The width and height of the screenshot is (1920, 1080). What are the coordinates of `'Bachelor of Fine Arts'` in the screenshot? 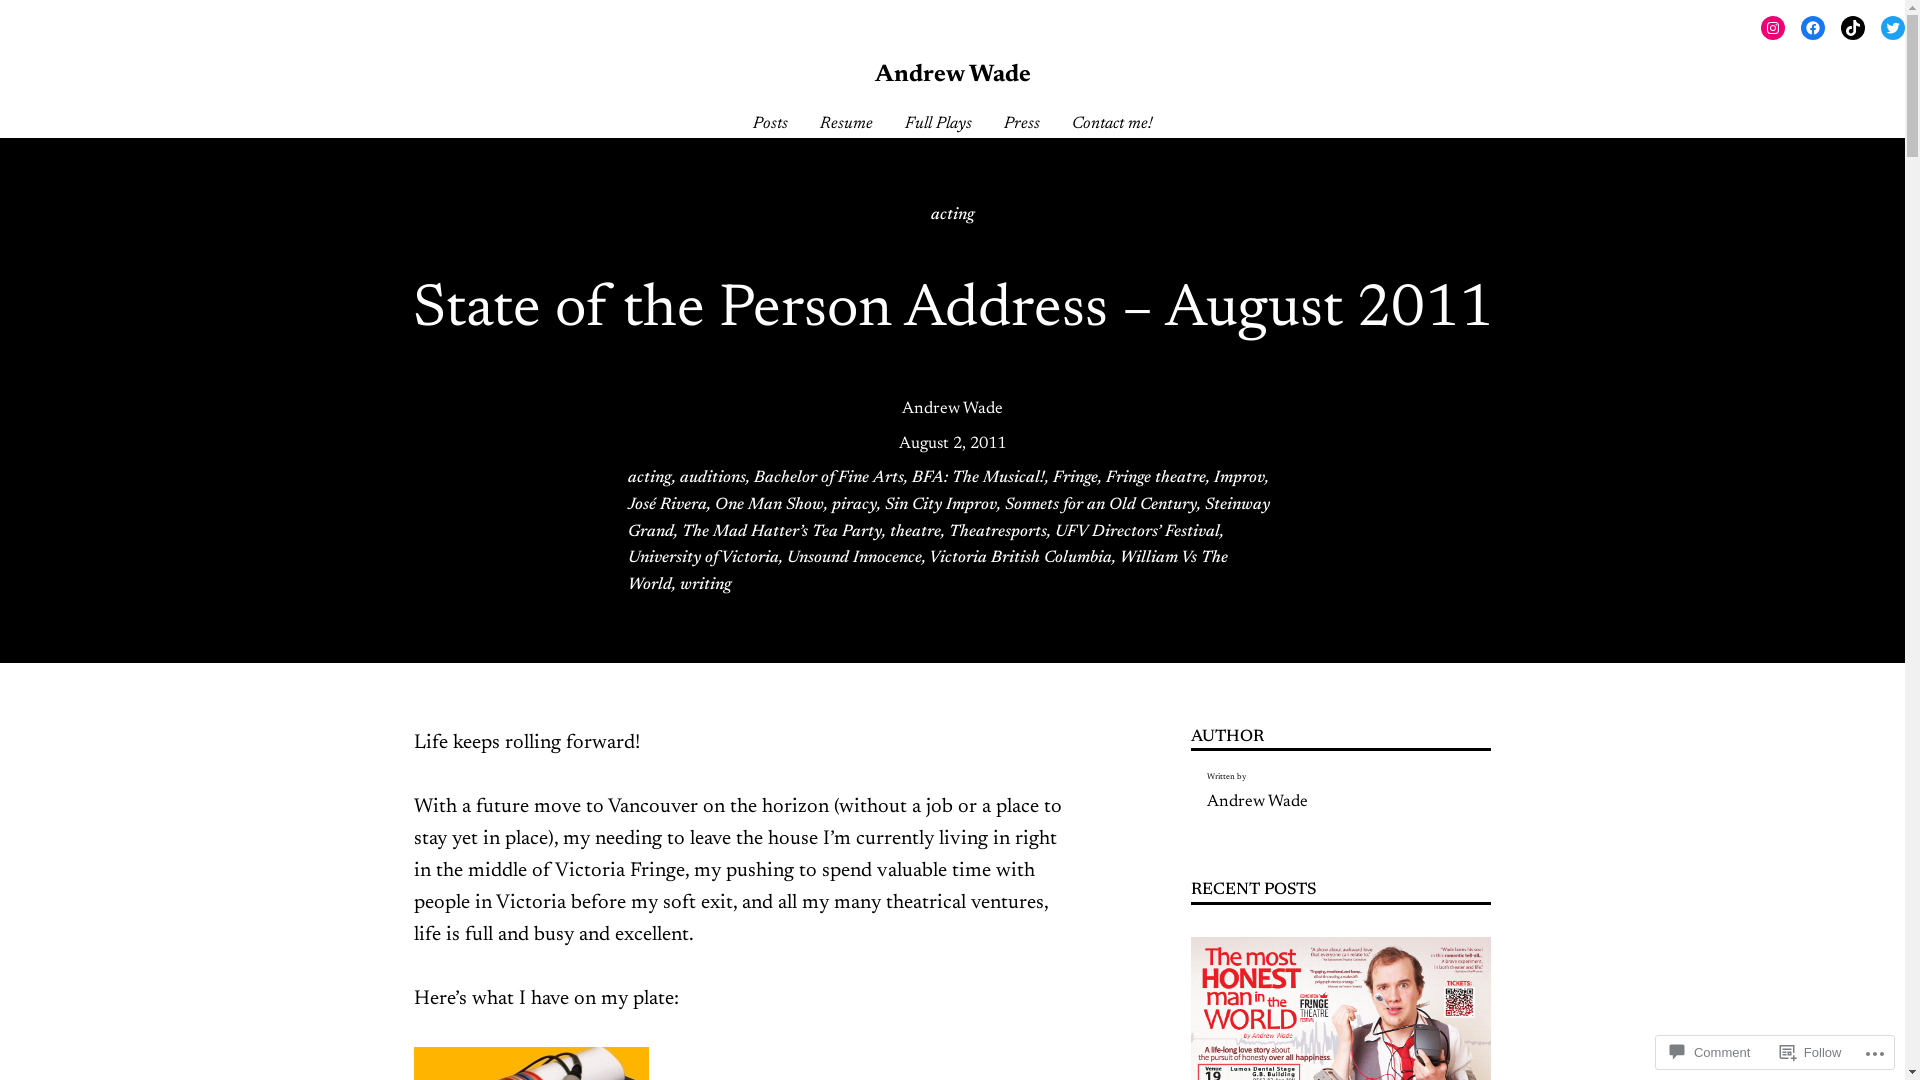 It's located at (829, 478).